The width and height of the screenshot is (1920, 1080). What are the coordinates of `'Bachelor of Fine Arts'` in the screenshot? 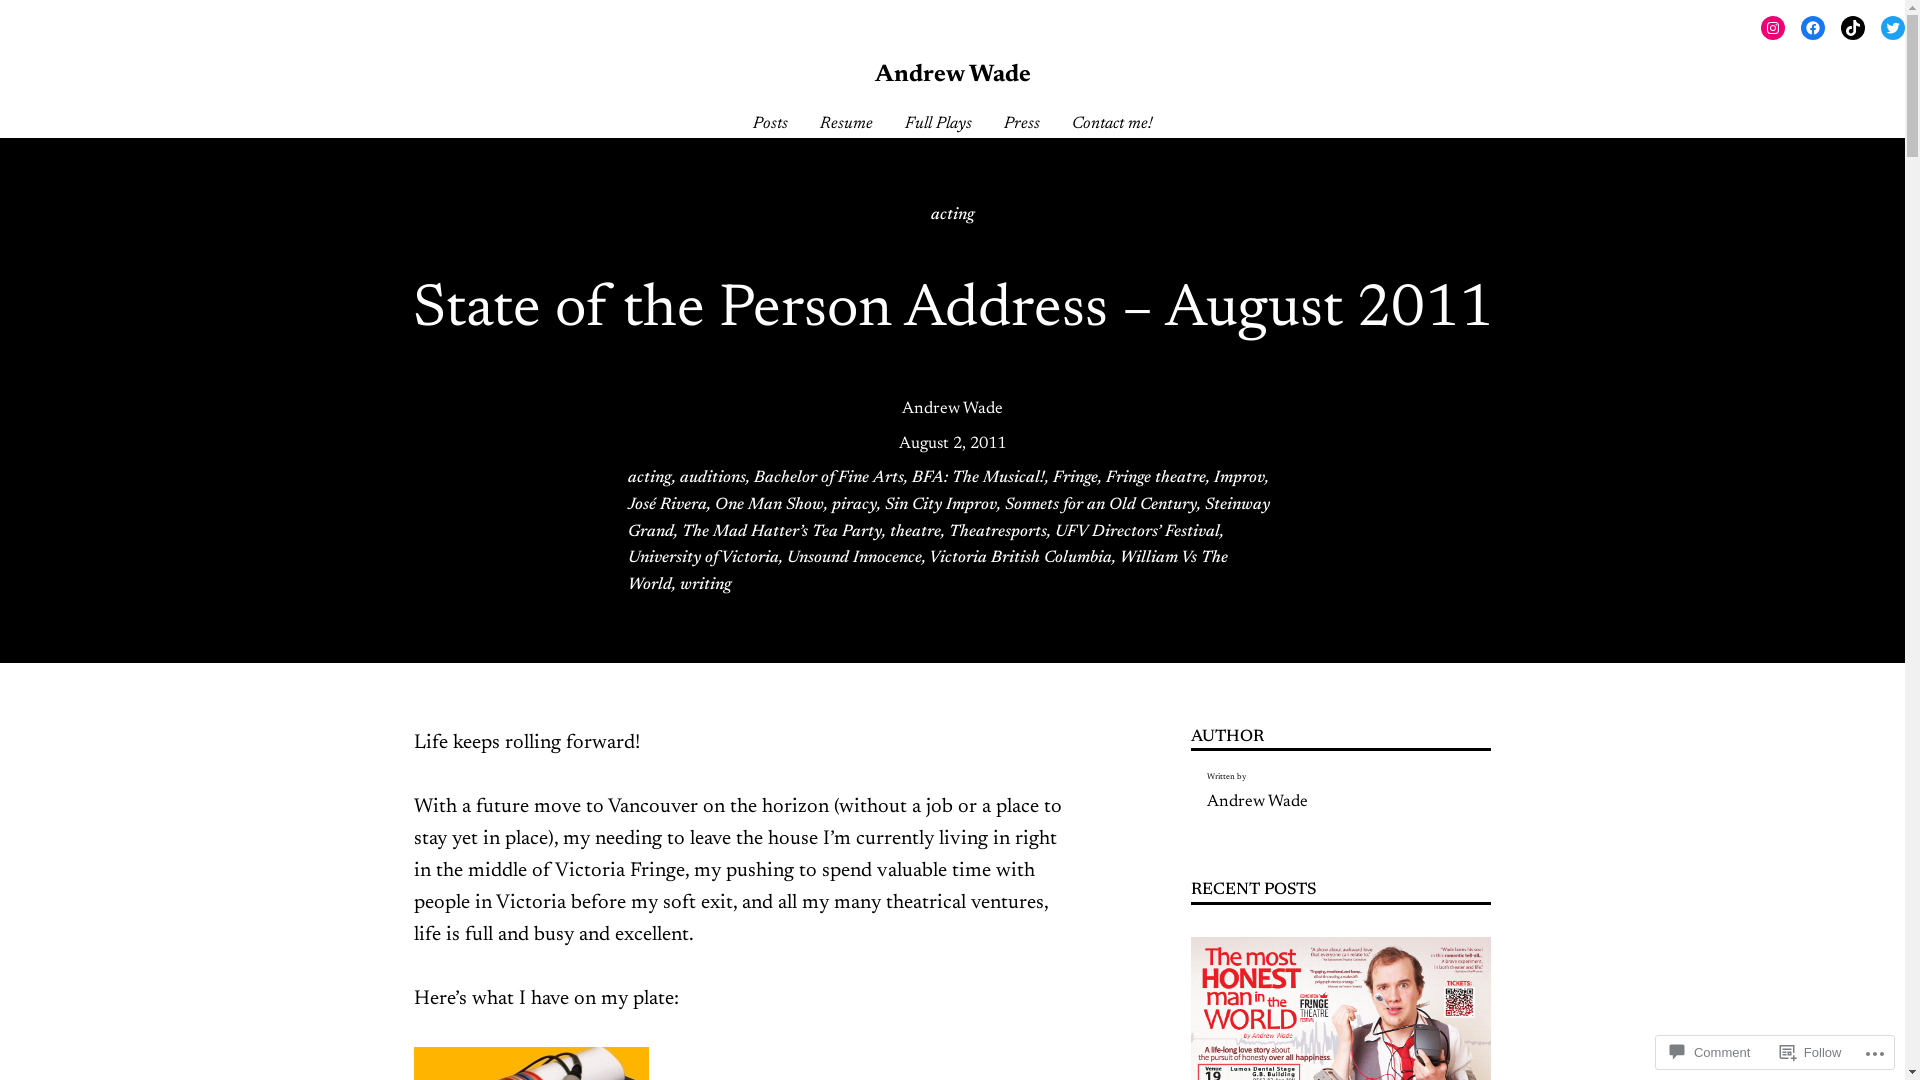 It's located at (829, 478).